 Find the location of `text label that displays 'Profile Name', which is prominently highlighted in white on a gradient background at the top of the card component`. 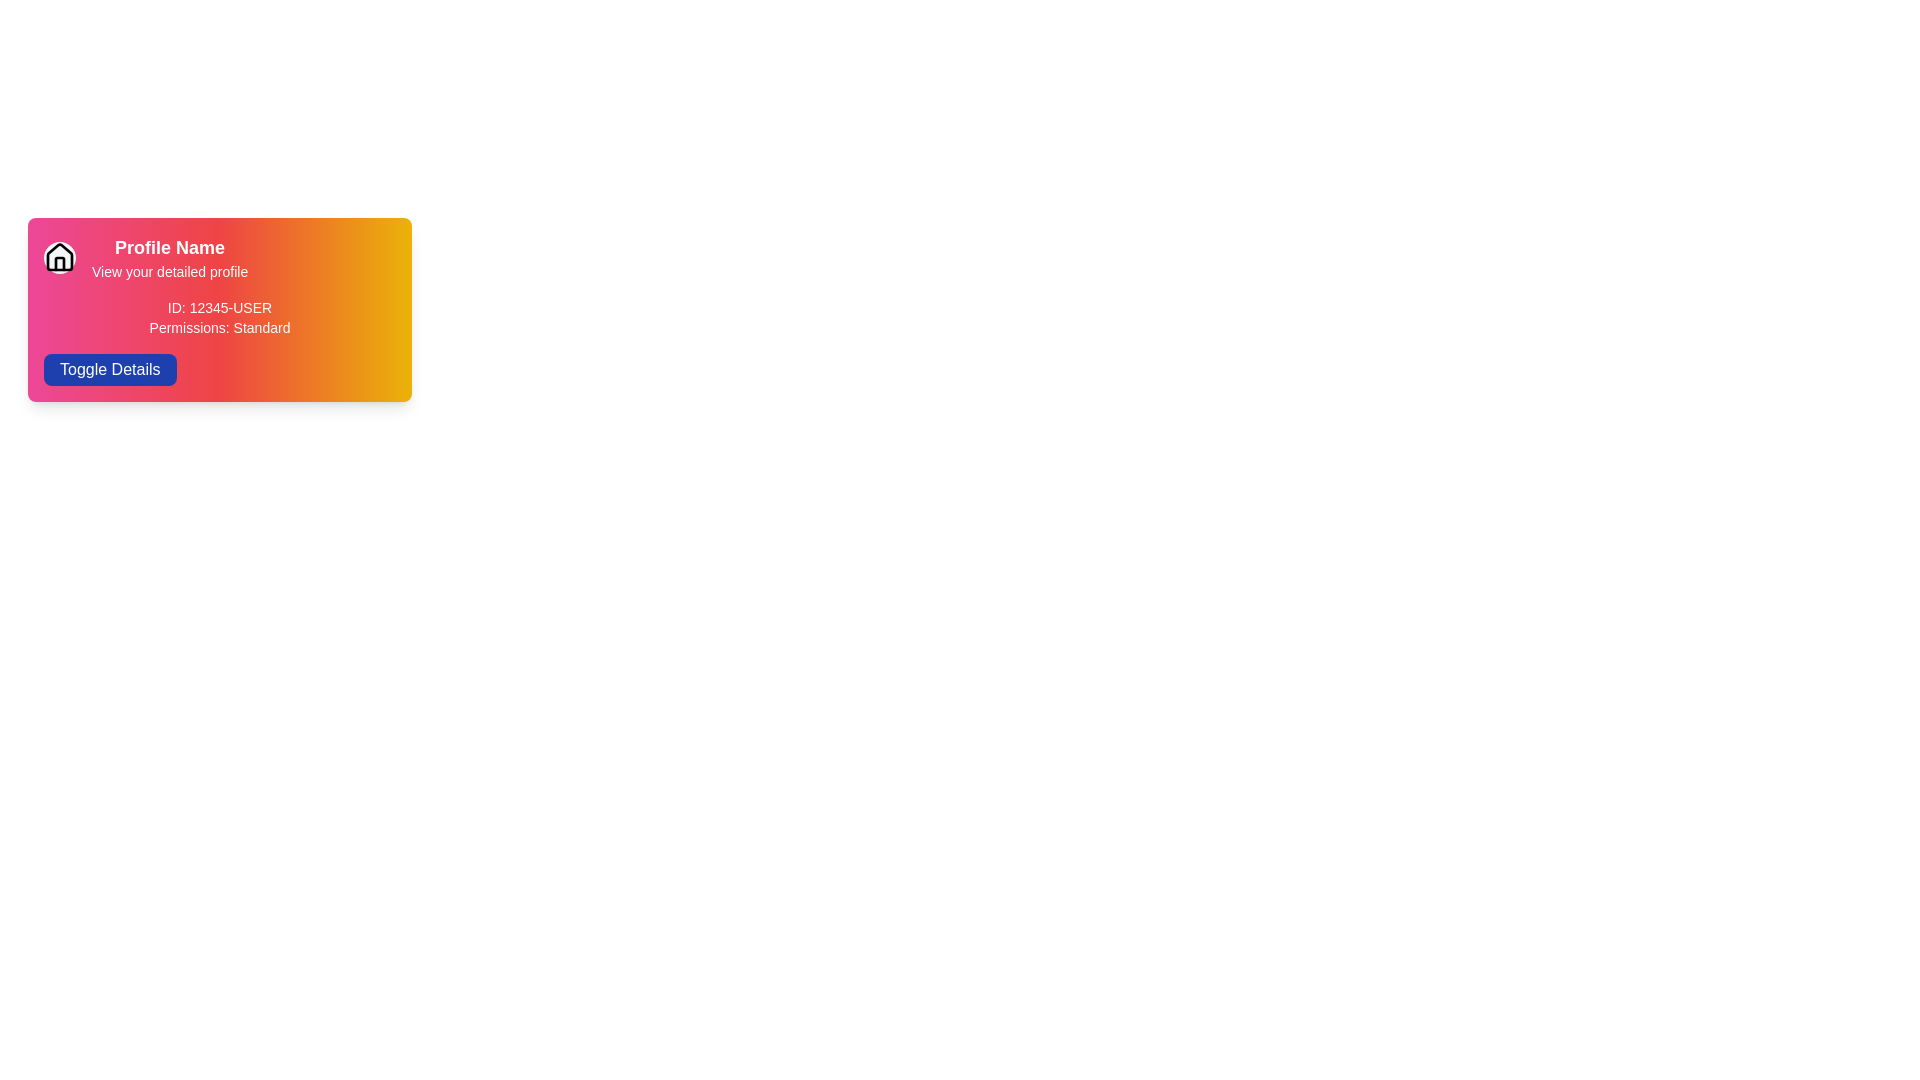

text label that displays 'Profile Name', which is prominently highlighted in white on a gradient background at the top of the card component is located at coordinates (170, 246).